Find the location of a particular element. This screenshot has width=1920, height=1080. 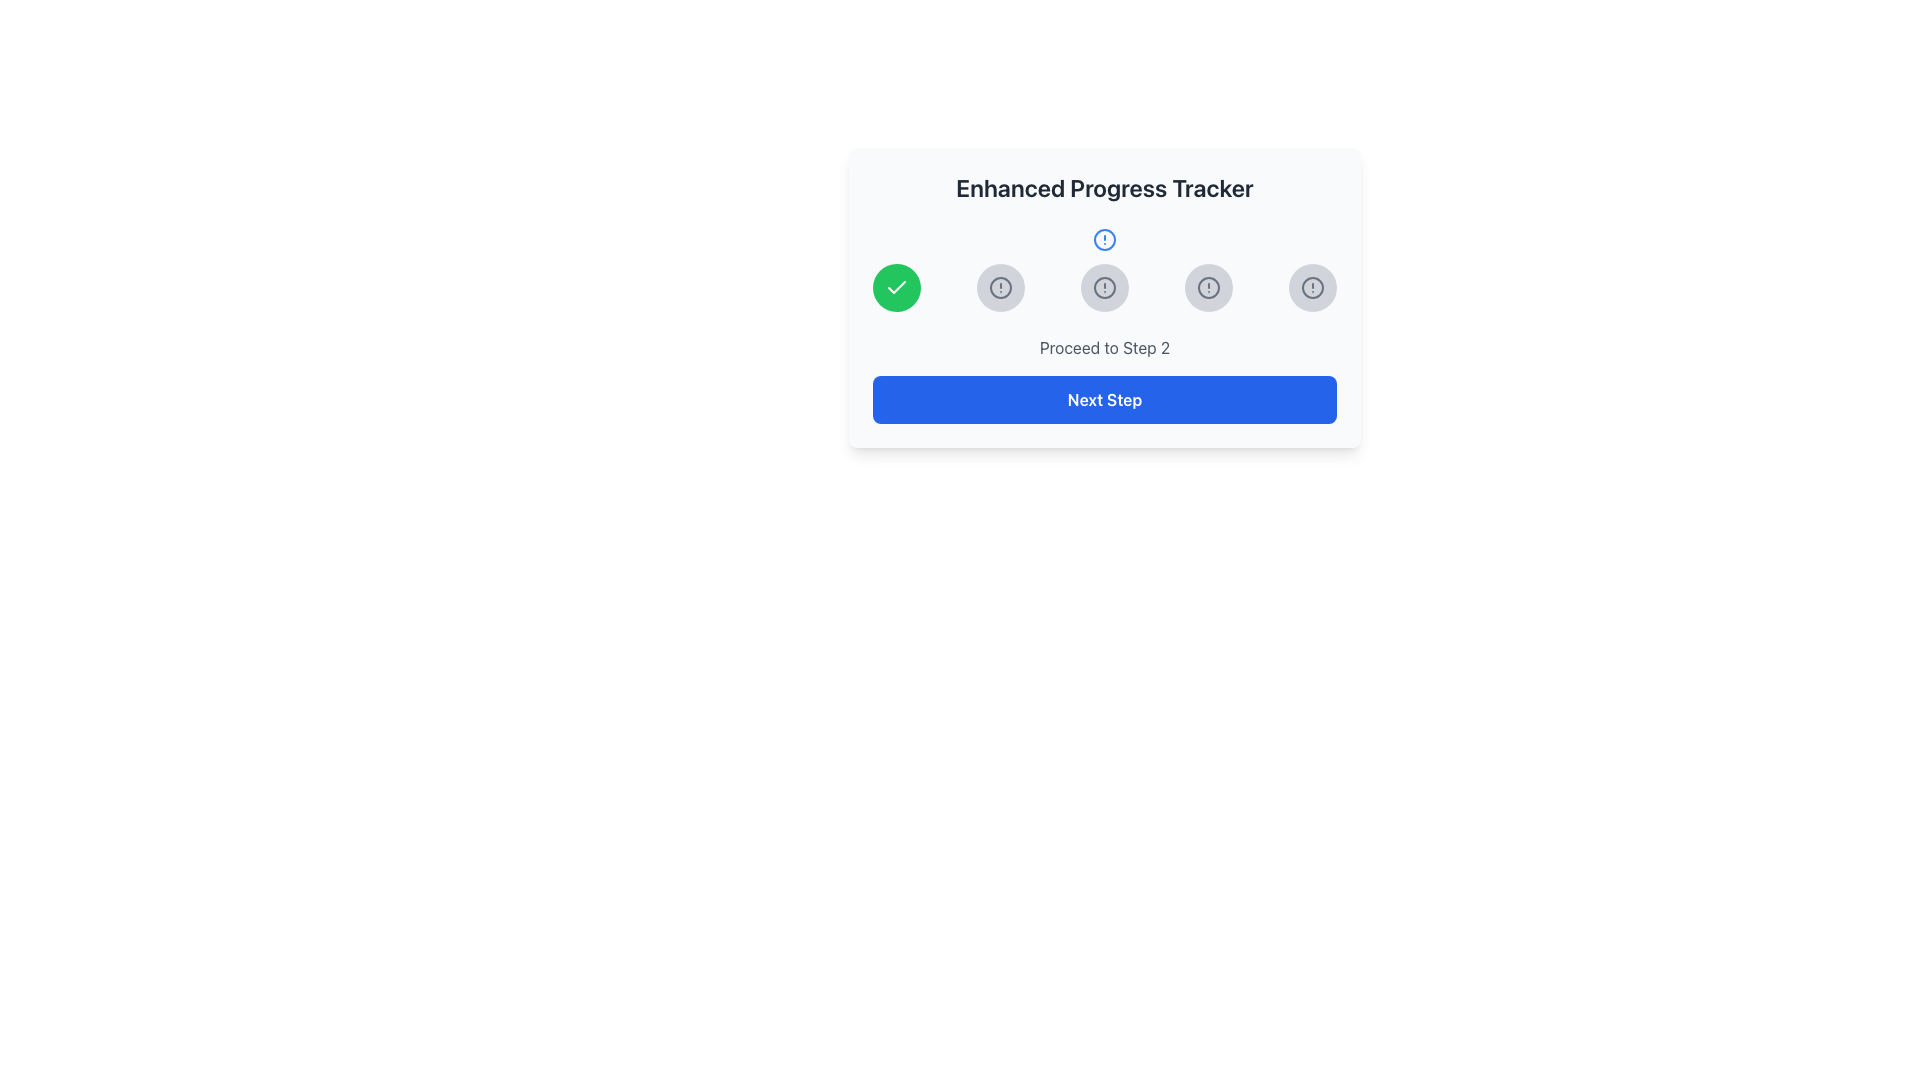

the circular status indicator button with a green background and a white checkmark icon, which is the first button in a horizontal sequence of status indicators in the progress tracker layout is located at coordinates (896, 288).